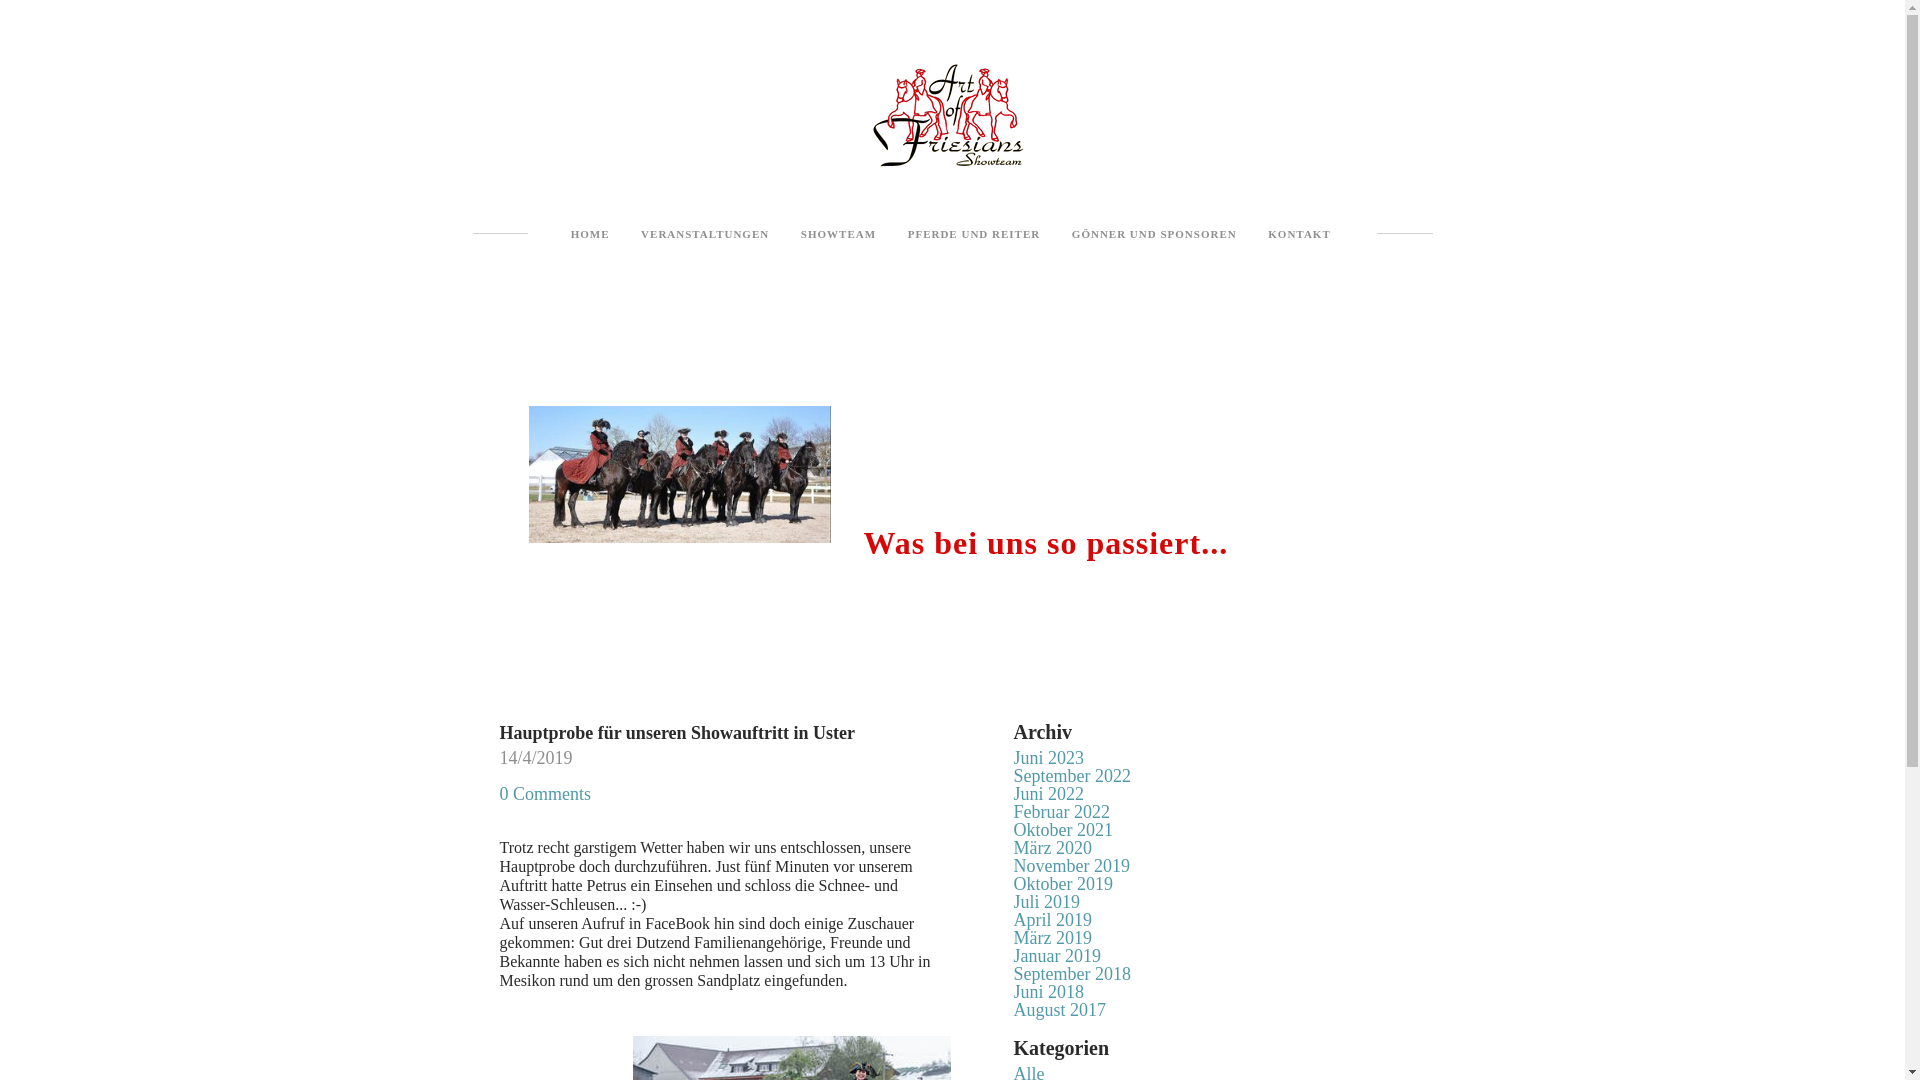 The width and height of the screenshot is (1920, 1080). Describe the element at coordinates (1048, 758) in the screenshot. I see `'Juni 2023'` at that location.